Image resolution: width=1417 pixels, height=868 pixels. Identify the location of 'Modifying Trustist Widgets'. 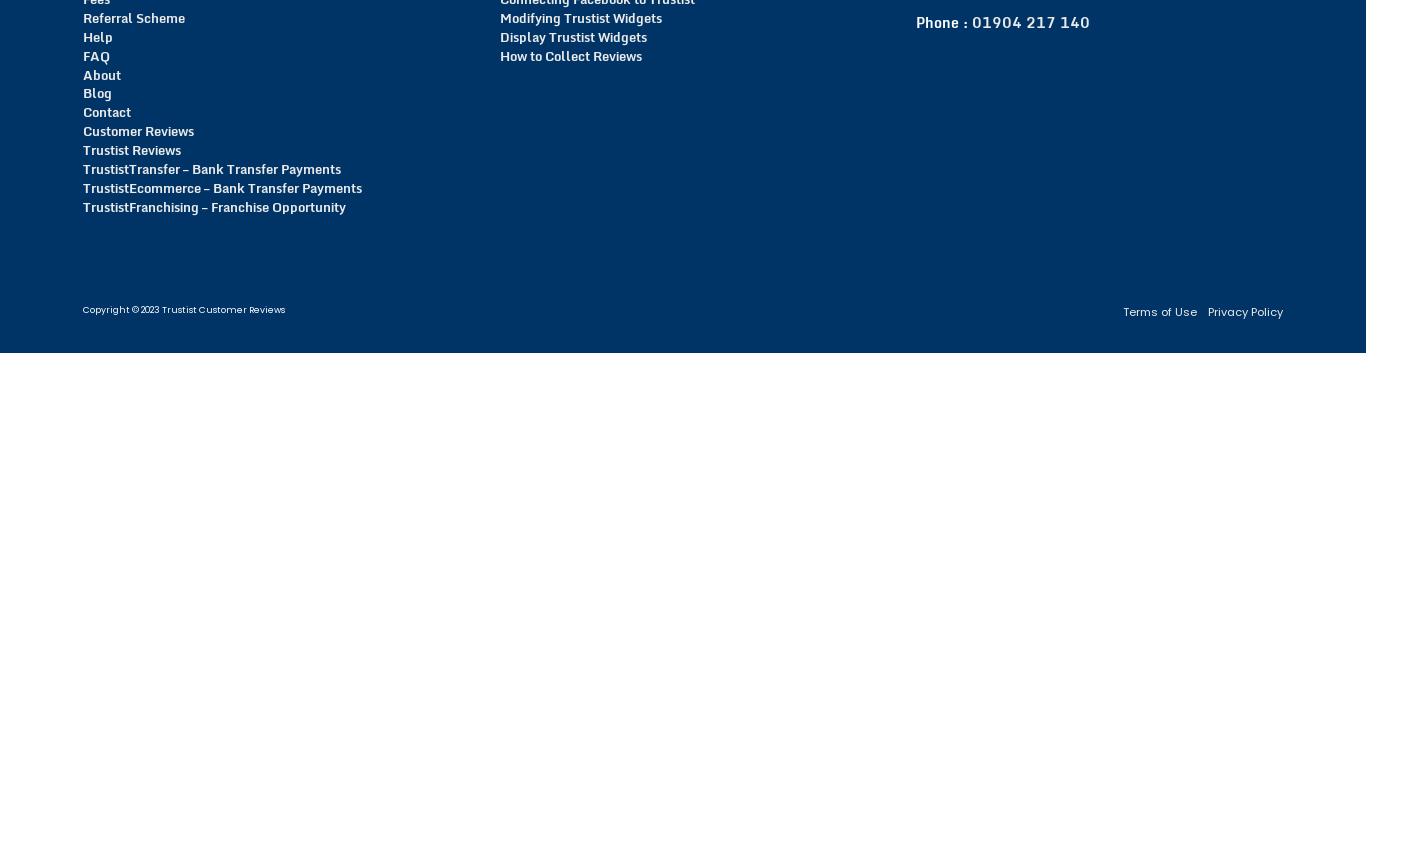
(579, 17).